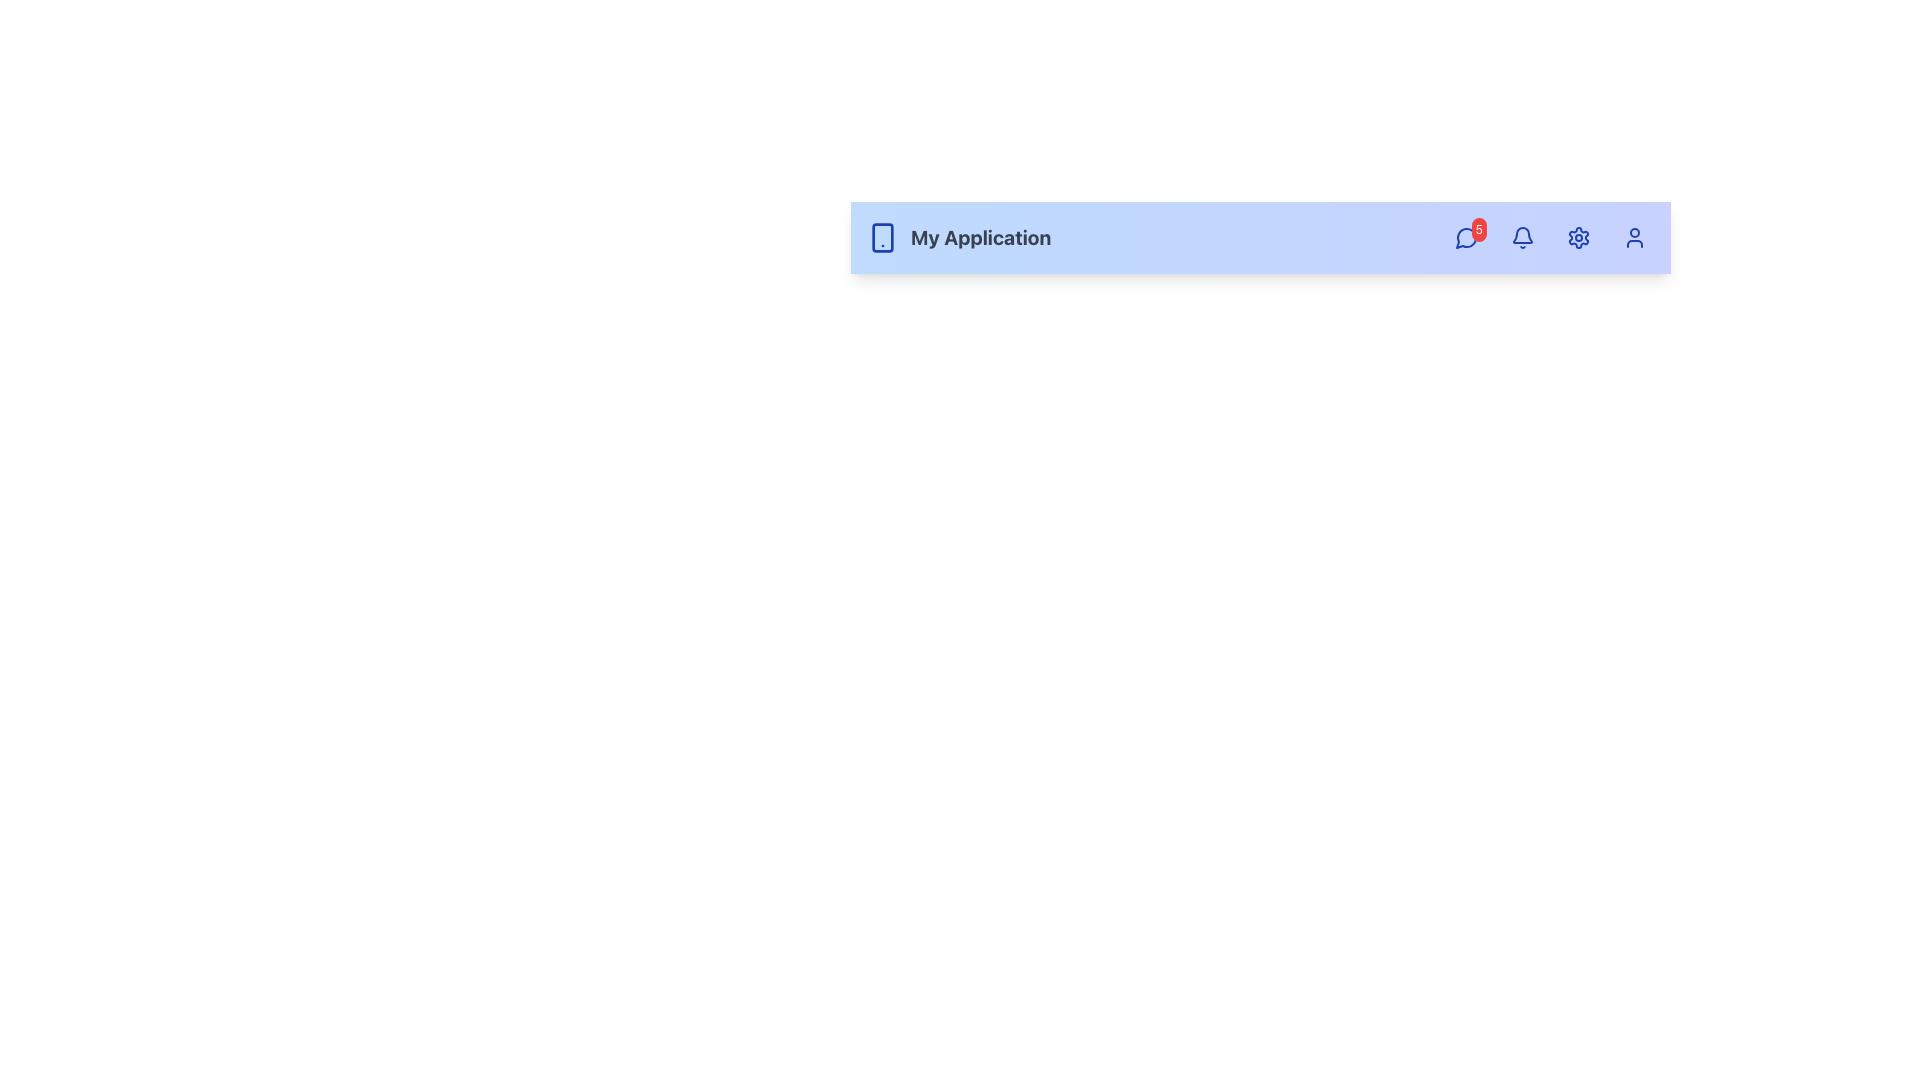 This screenshot has height=1080, width=1920. Describe the element at coordinates (882, 237) in the screenshot. I see `the smartphone icon with a blue outline that is positioned to the left of the text 'My Application'` at that location.